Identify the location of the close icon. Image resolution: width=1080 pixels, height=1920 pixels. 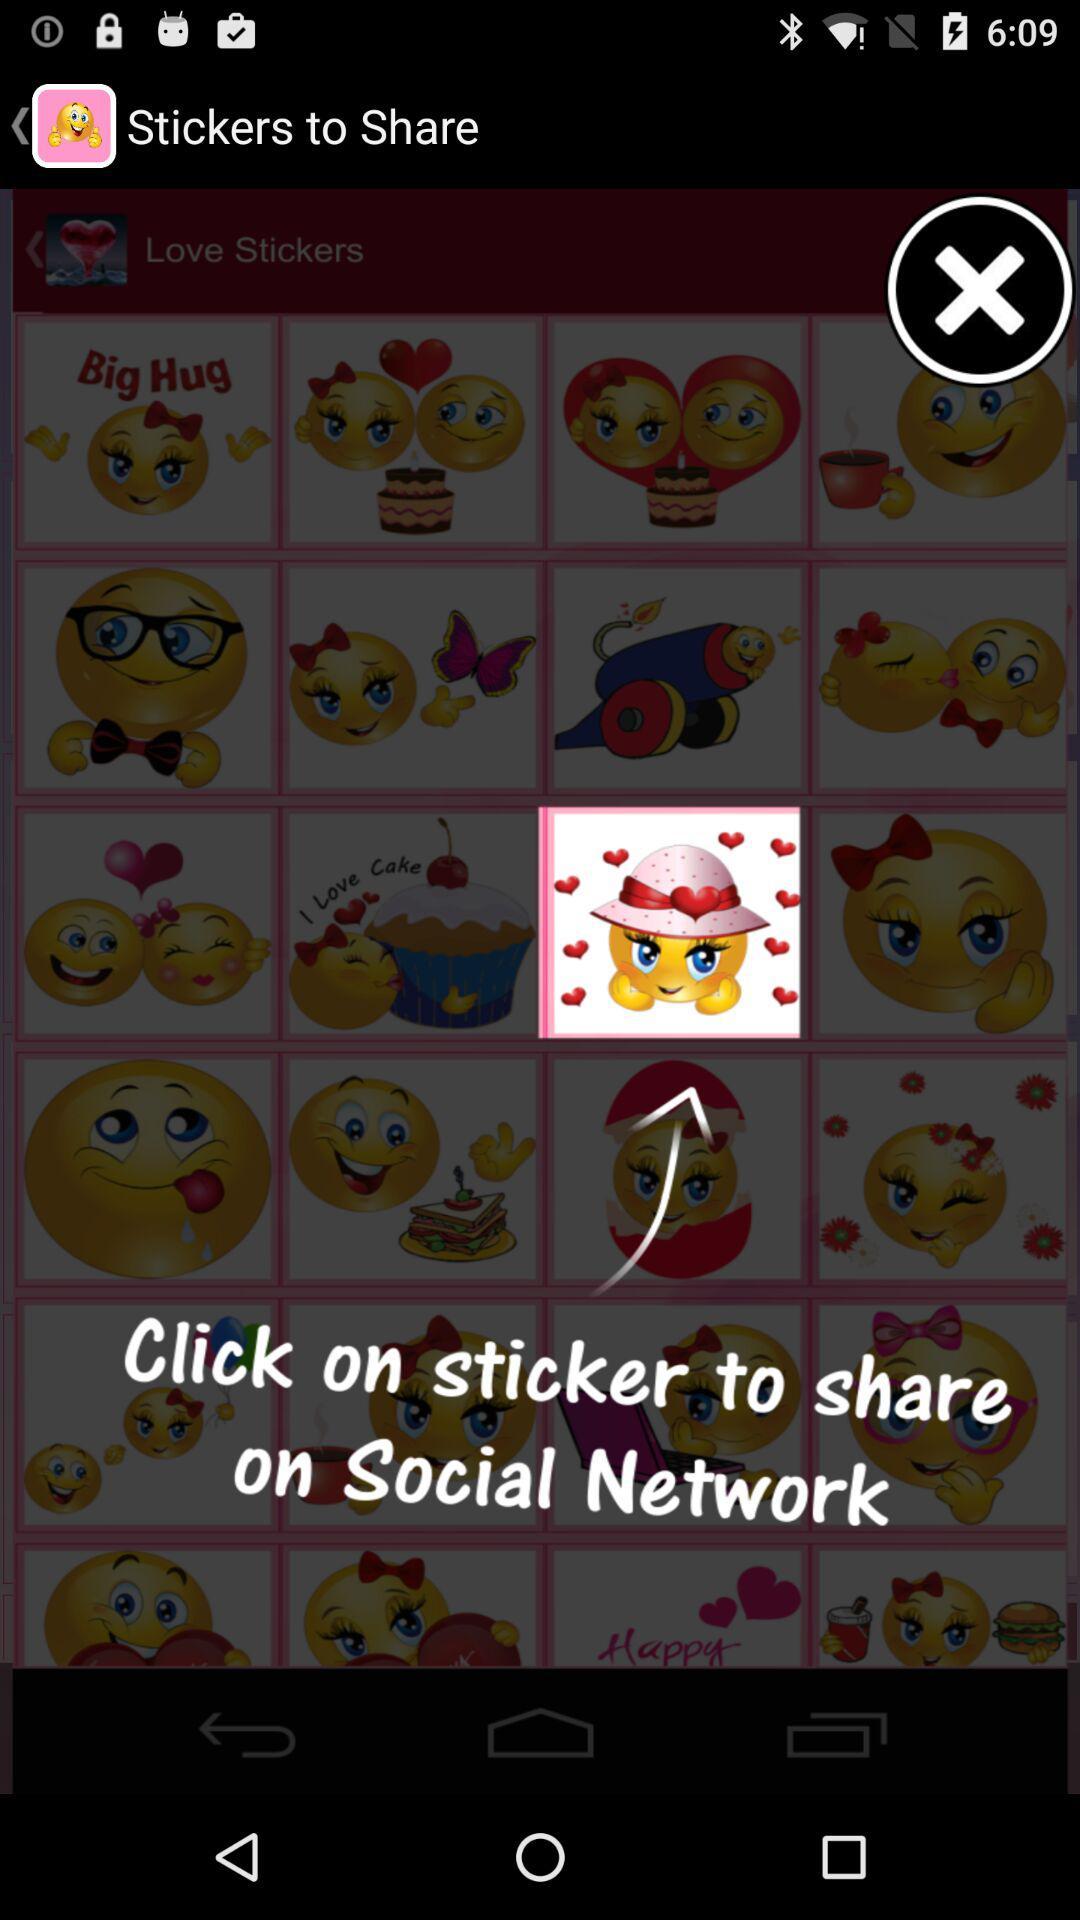
(980, 309).